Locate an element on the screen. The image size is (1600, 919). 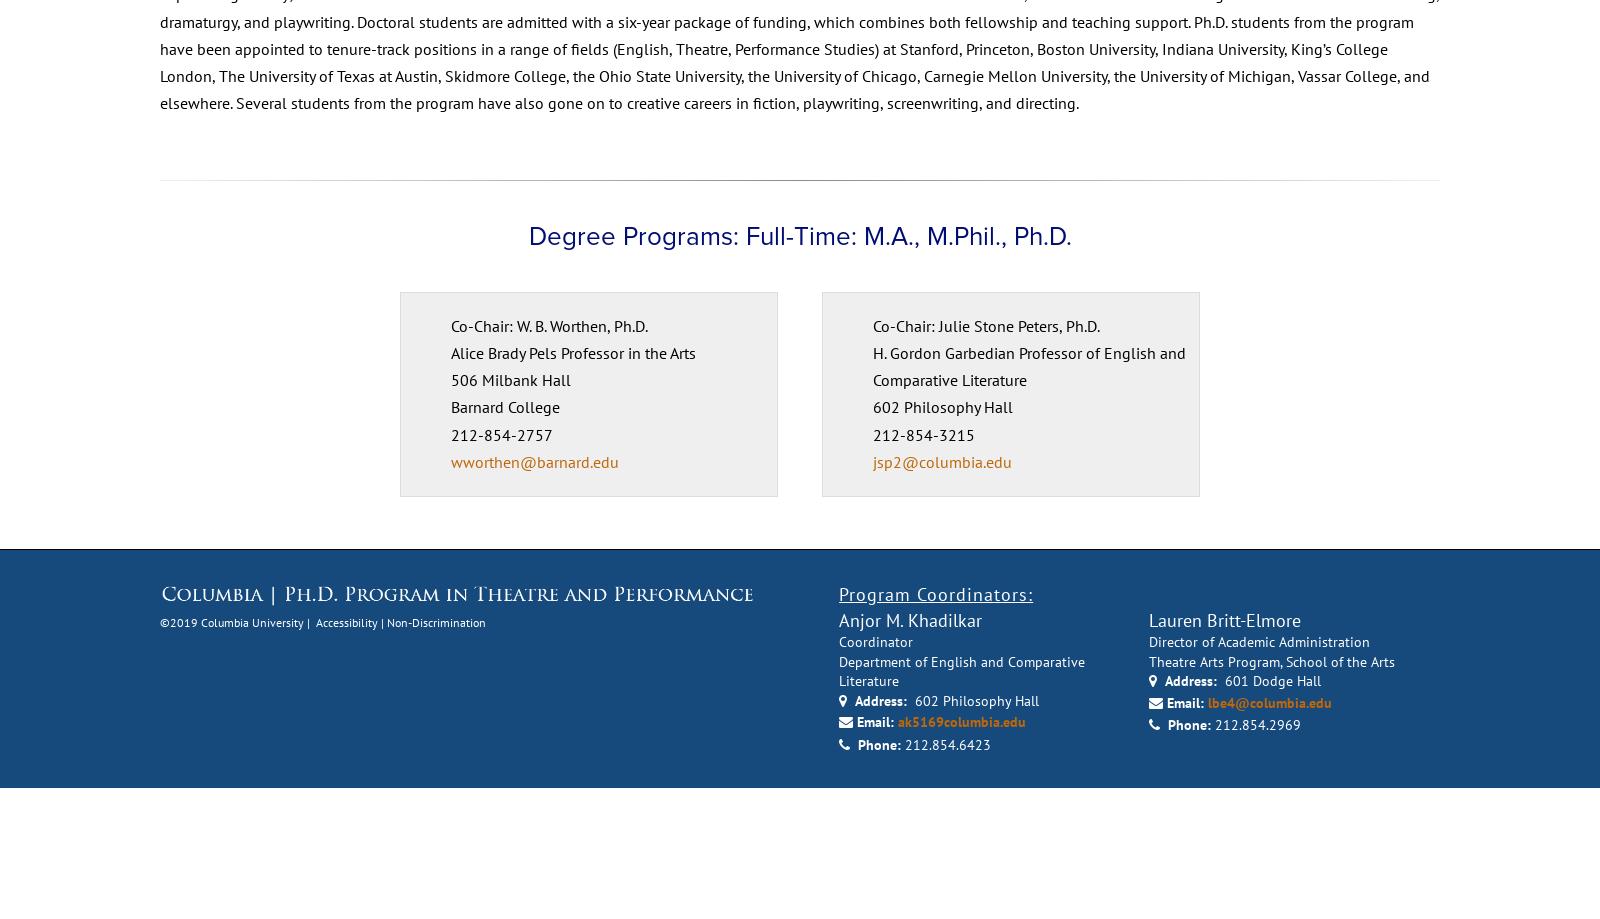
'Theatre Arts Program, School of the Arts' is located at coordinates (1270, 790).